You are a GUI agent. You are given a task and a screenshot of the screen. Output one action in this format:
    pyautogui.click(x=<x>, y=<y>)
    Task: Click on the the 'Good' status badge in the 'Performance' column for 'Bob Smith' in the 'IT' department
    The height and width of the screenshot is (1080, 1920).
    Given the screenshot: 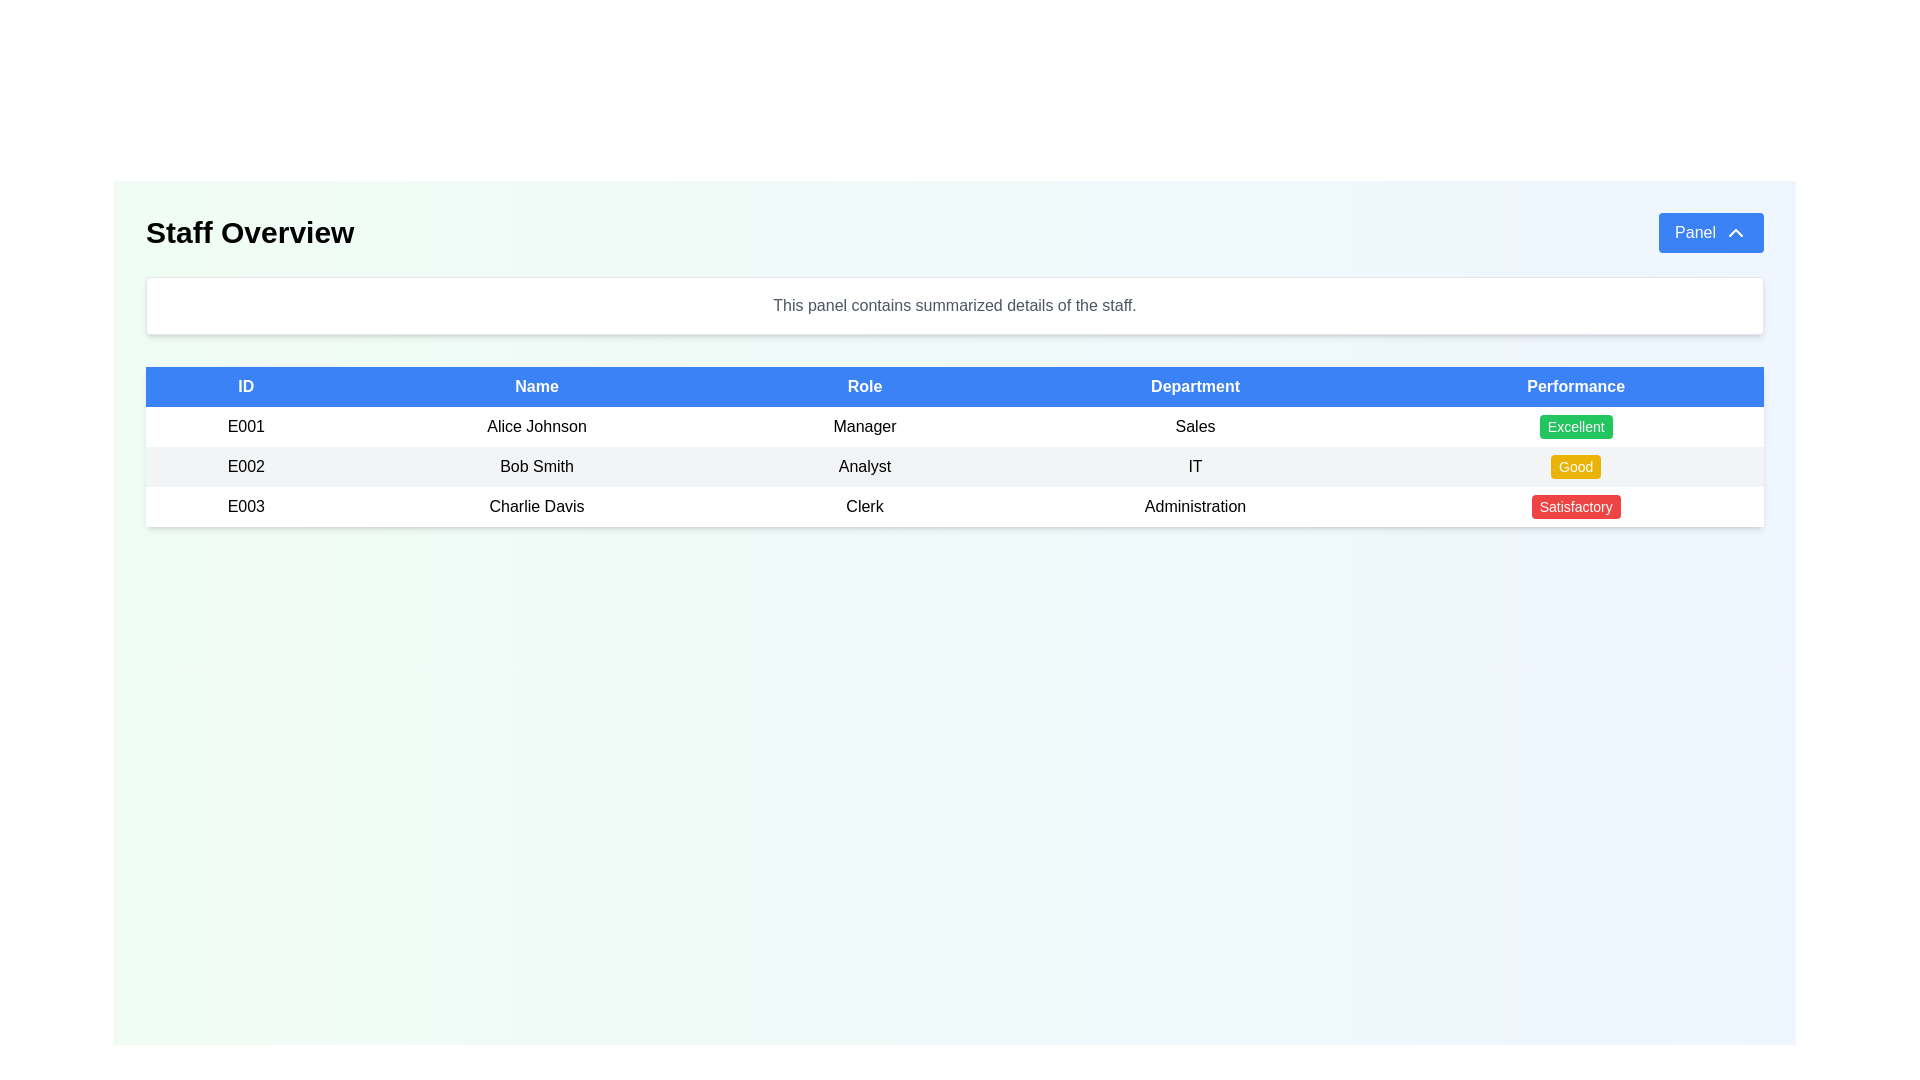 What is the action you would take?
    pyautogui.click(x=1575, y=466)
    